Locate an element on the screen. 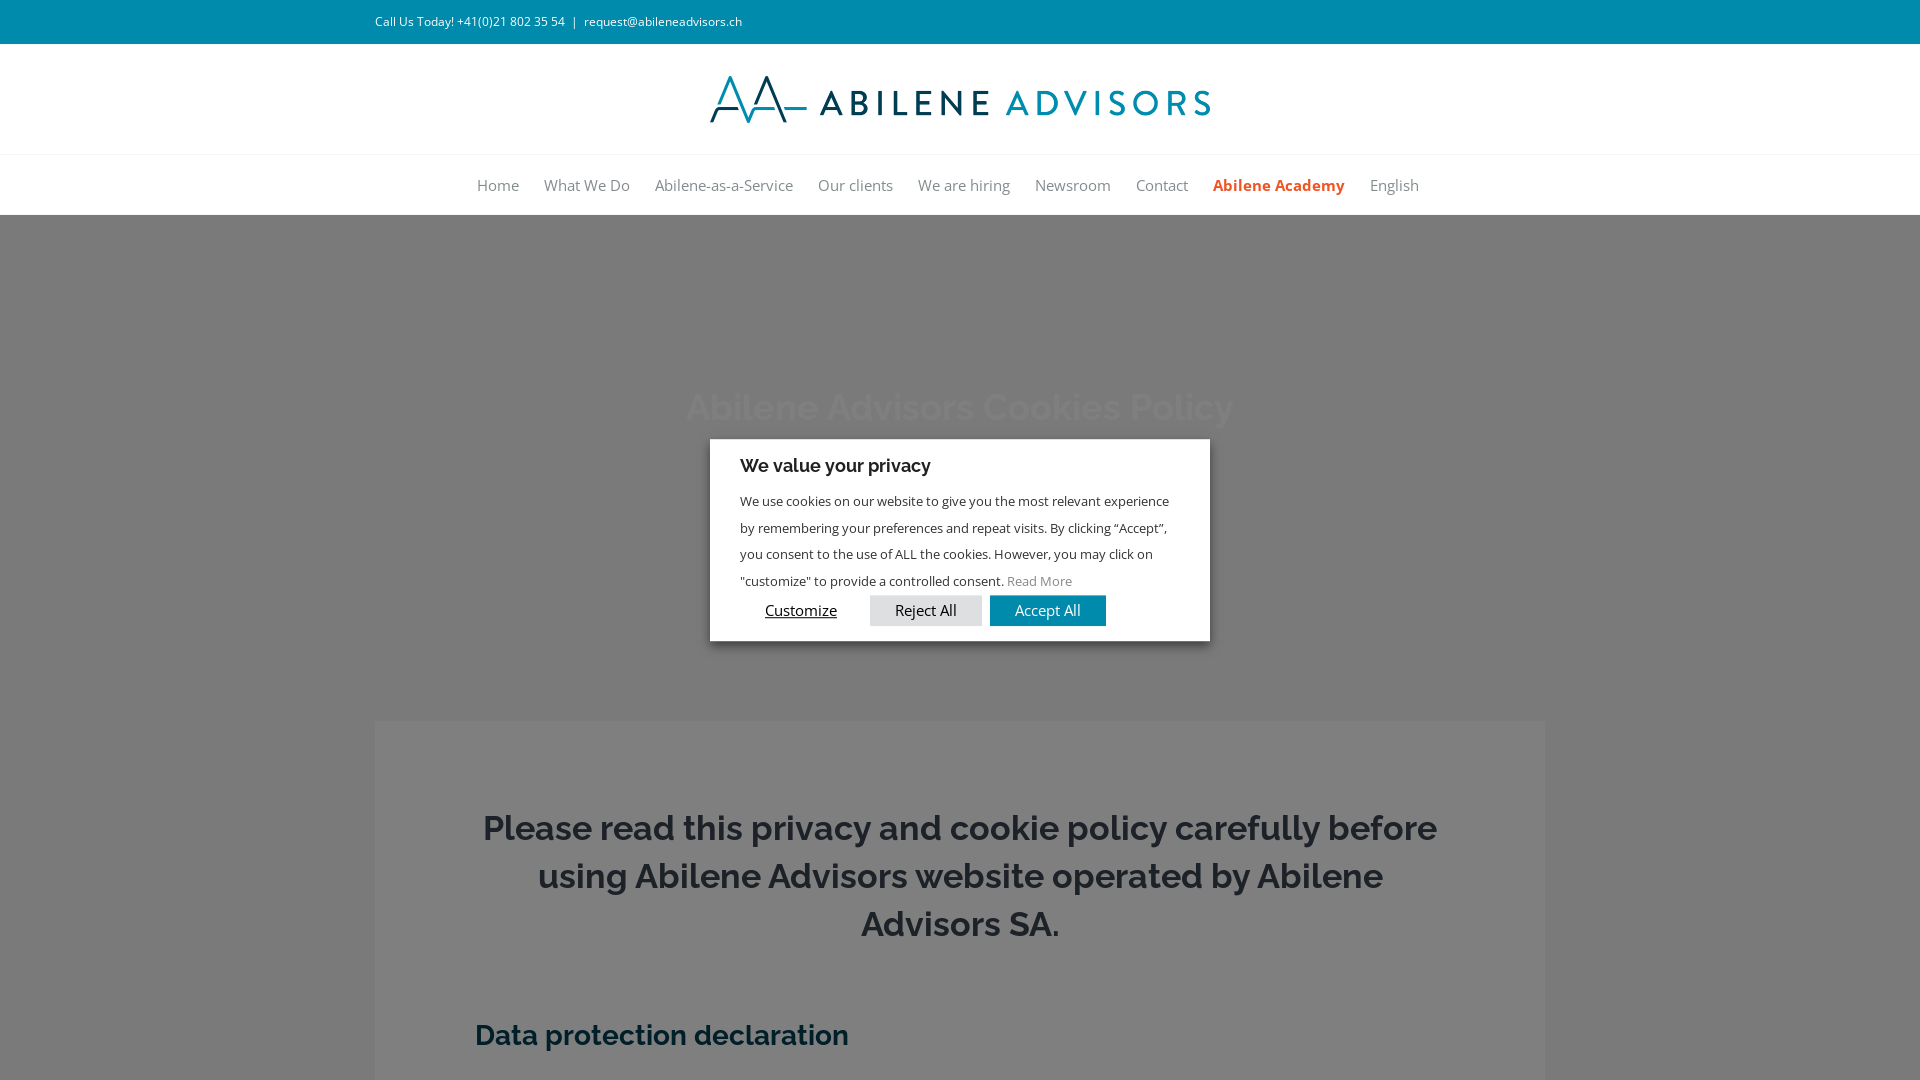  'Customize' is located at coordinates (801, 608).